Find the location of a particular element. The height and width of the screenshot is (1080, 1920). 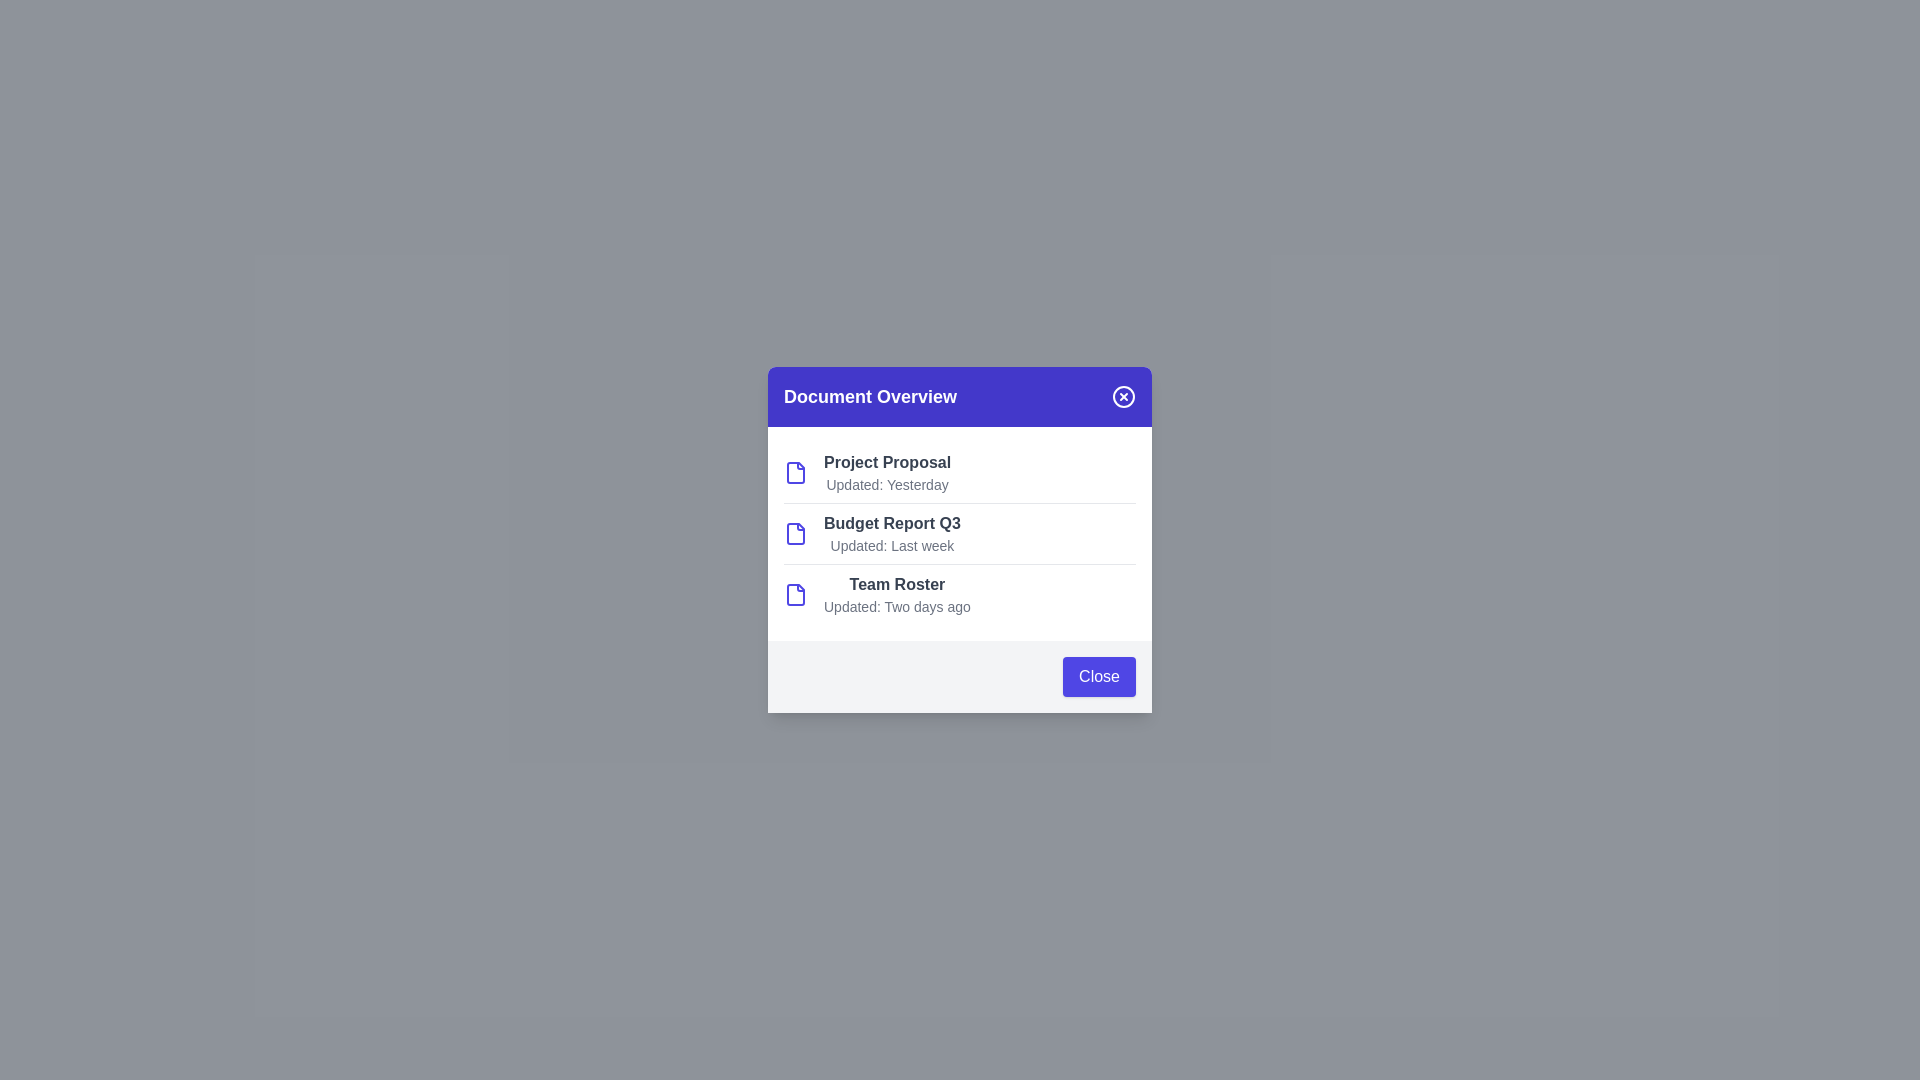

the text 'Project Proposal' to select it is located at coordinates (869, 462).